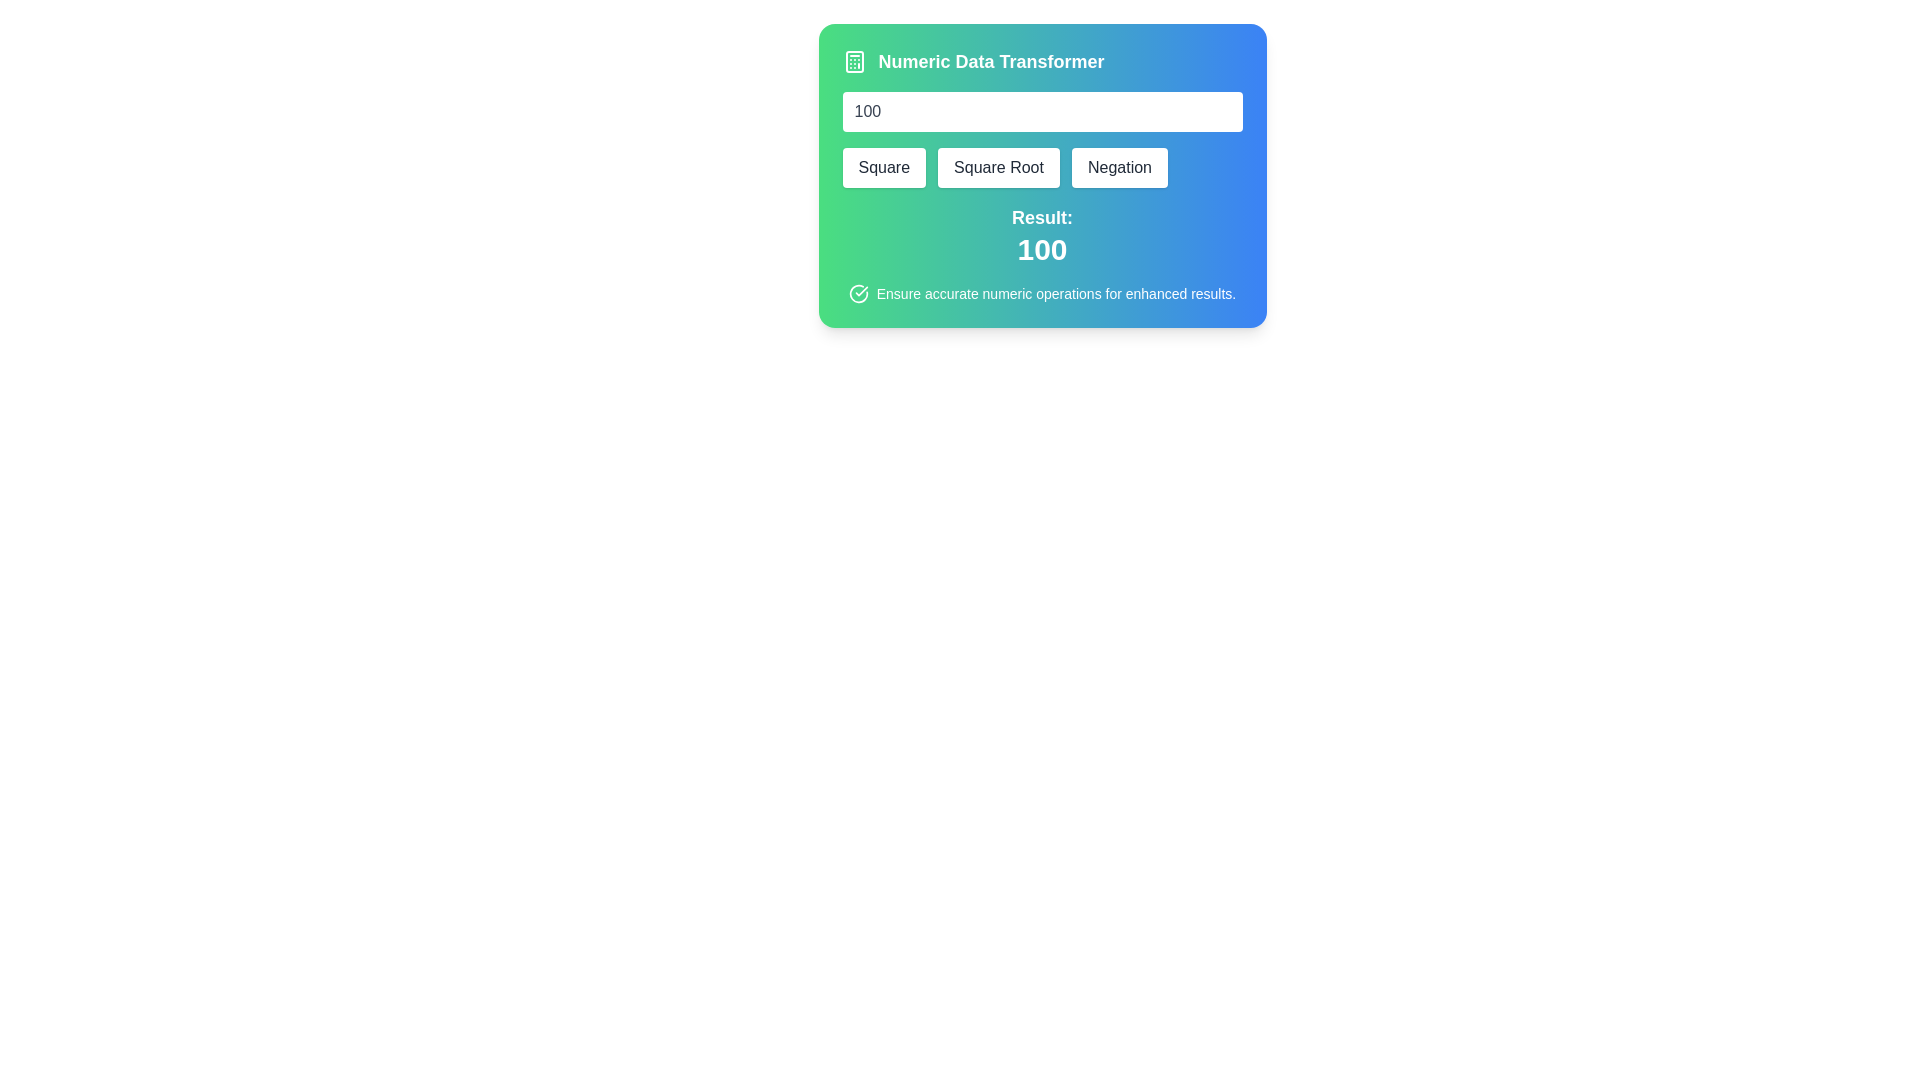 Image resolution: width=1920 pixels, height=1080 pixels. I want to click on the button that calculates the square of a numeric value, located near the top-center of the interface, so click(883, 167).